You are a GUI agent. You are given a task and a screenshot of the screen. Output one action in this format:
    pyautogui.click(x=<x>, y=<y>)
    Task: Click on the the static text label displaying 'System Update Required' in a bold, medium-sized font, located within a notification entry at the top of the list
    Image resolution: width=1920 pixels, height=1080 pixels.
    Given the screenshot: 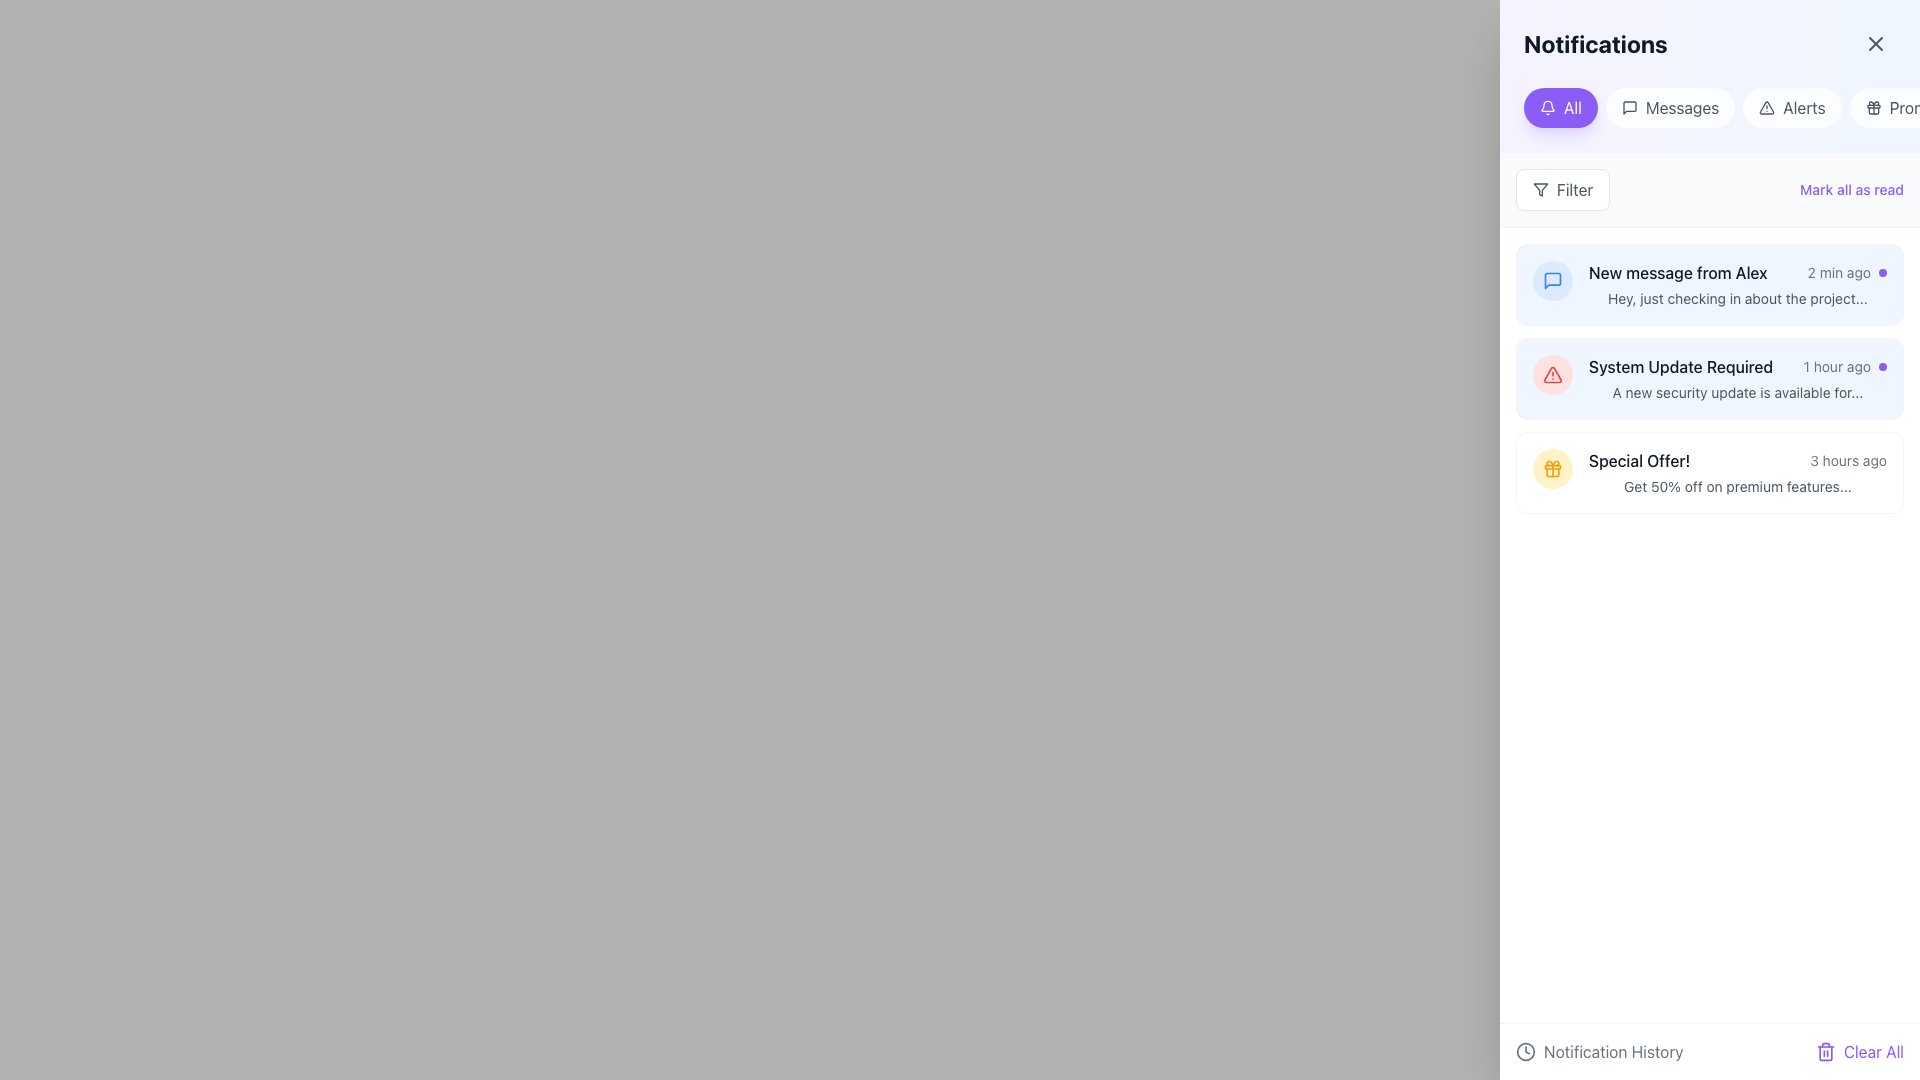 What is the action you would take?
    pyautogui.click(x=1680, y=366)
    